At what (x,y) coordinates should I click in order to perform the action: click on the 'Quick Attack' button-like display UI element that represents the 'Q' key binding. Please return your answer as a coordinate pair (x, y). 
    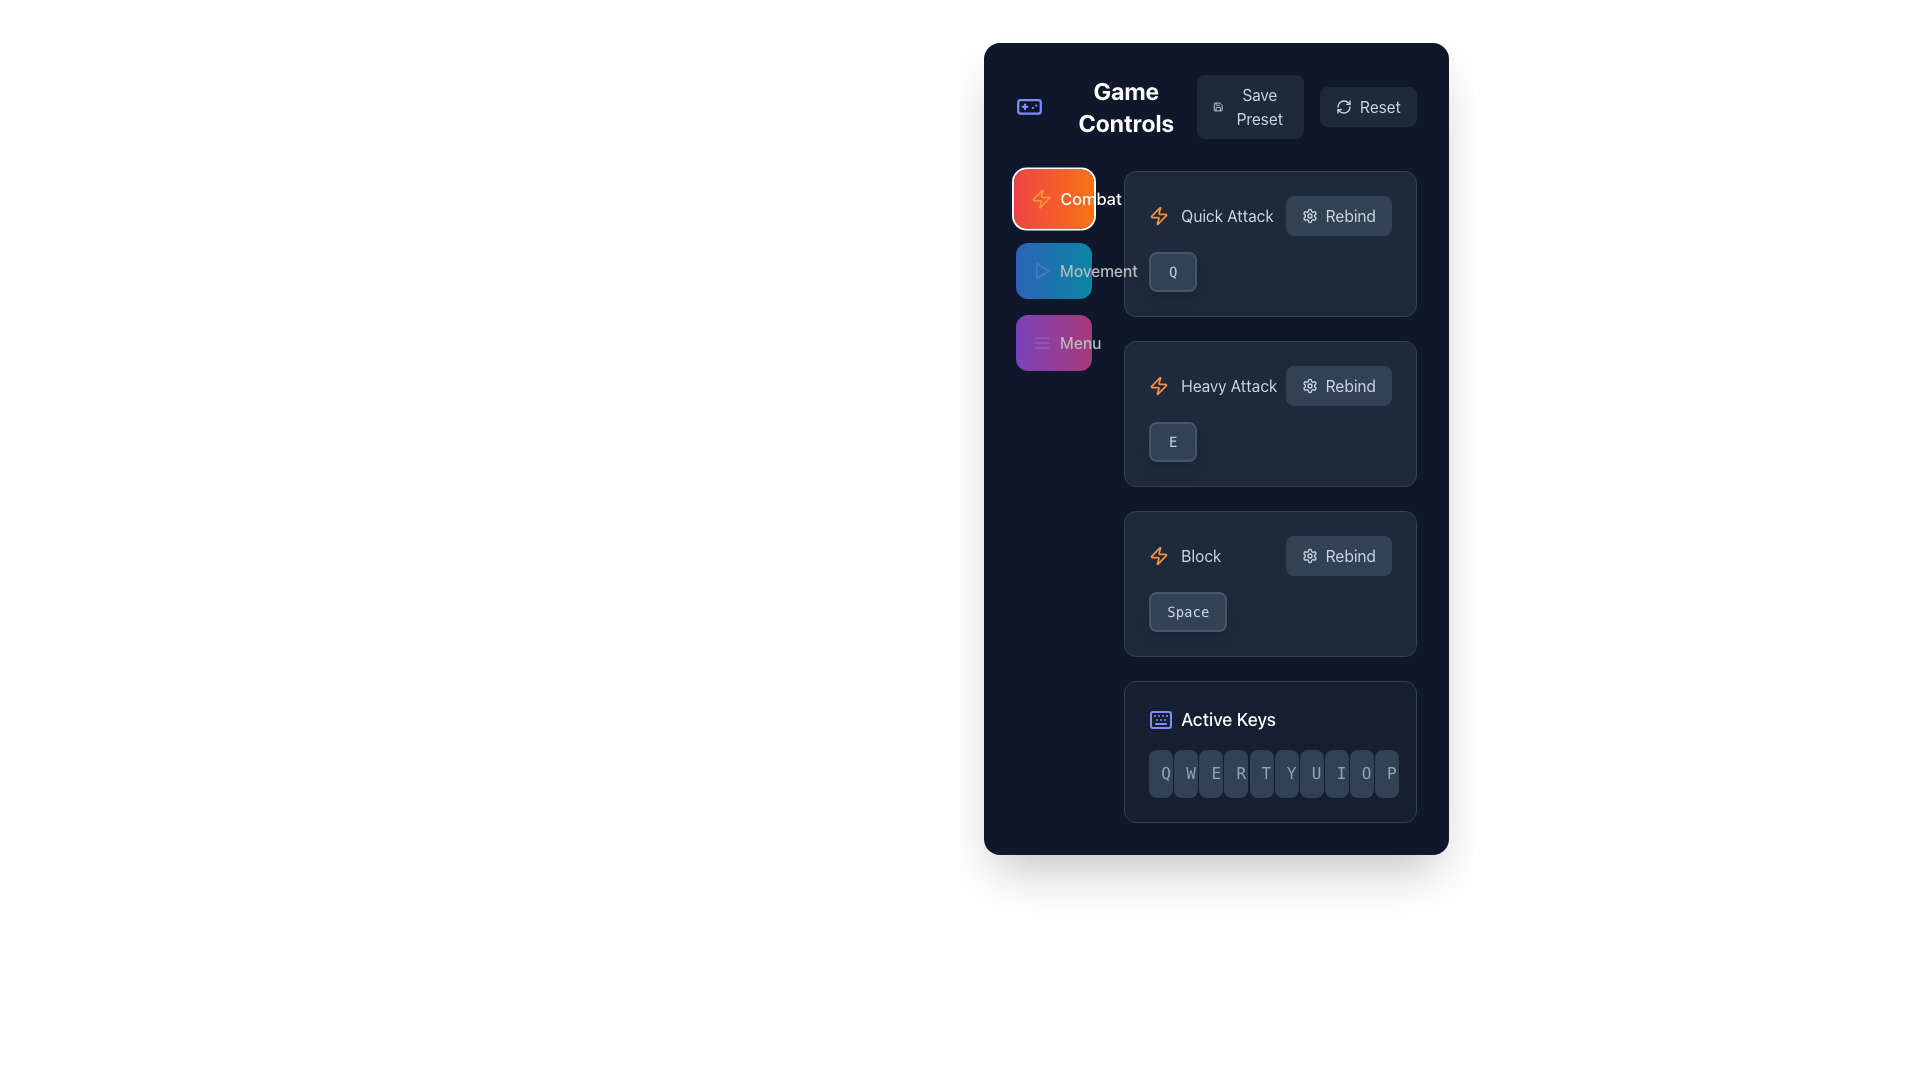
    Looking at the image, I should click on (1269, 272).